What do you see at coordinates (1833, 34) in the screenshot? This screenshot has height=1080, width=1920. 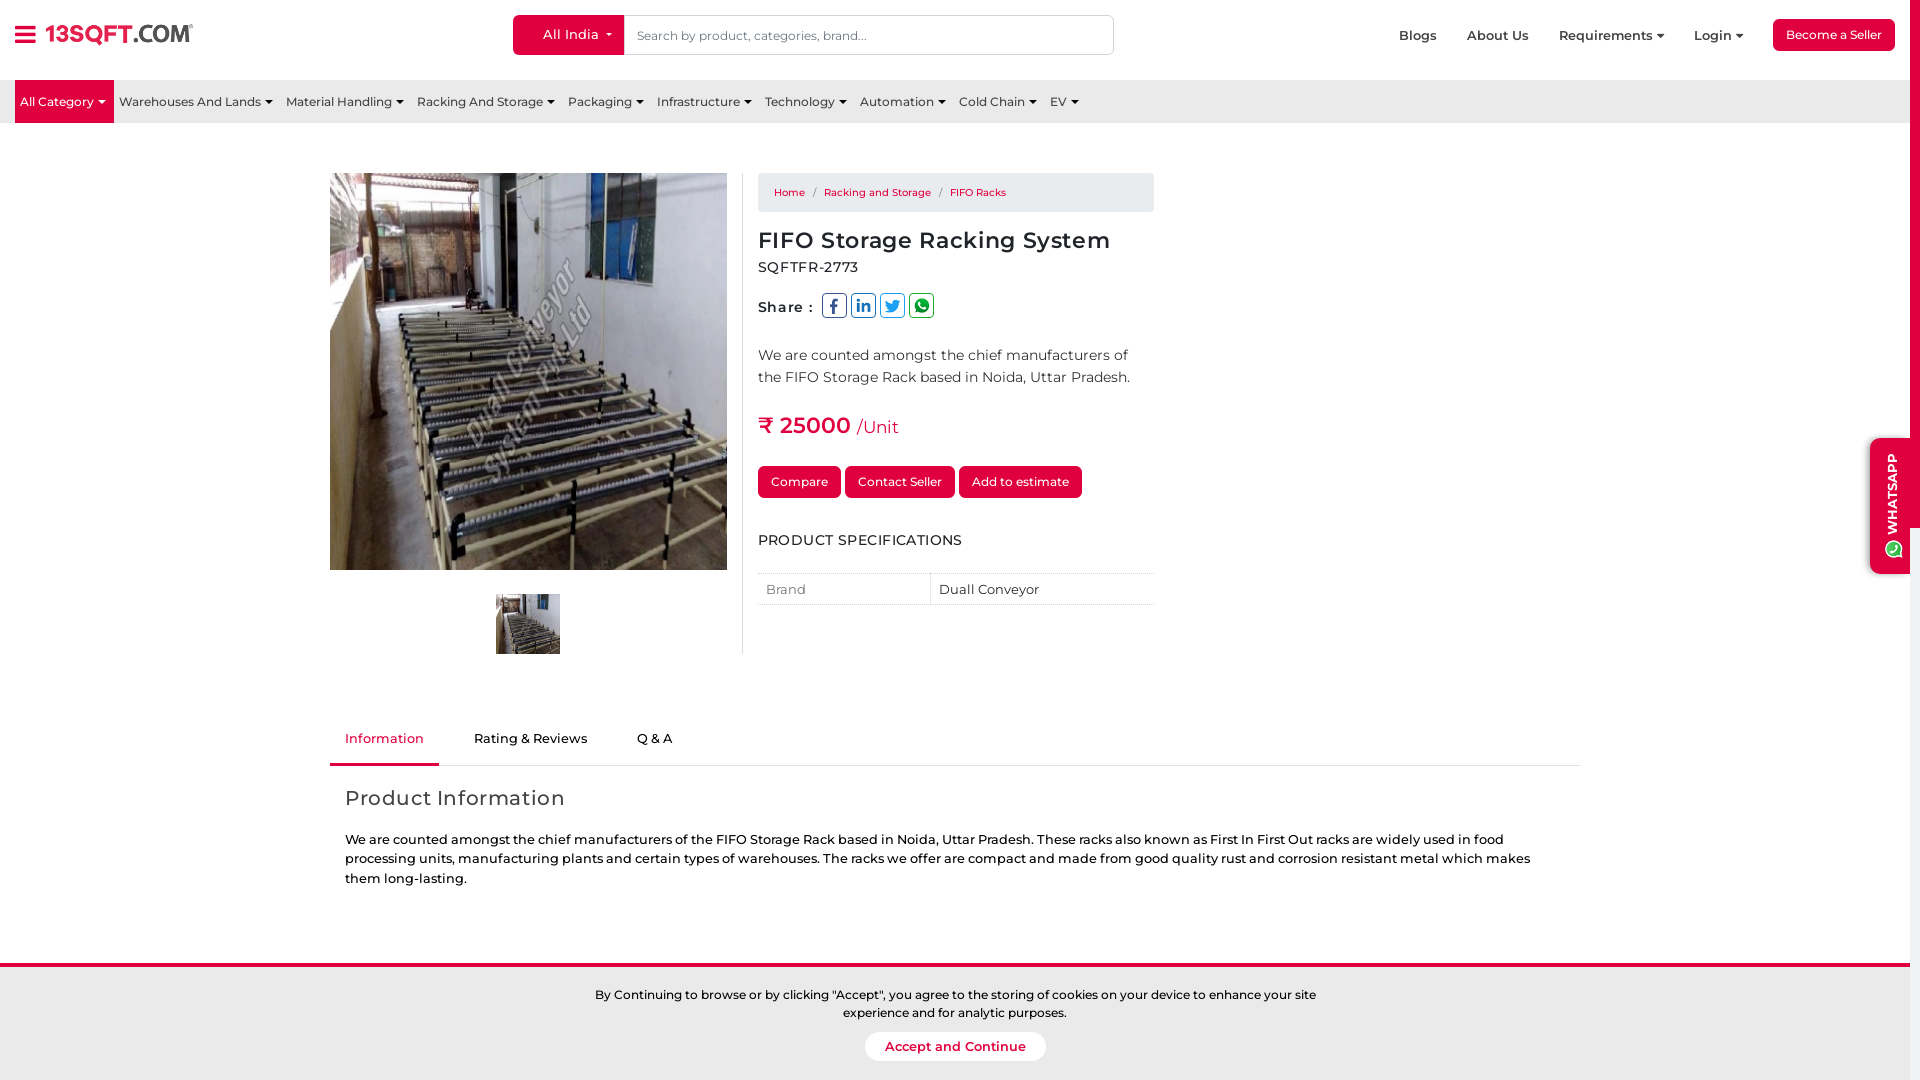 I see `'Become a Seller'` at bounding box center [1833, 34].